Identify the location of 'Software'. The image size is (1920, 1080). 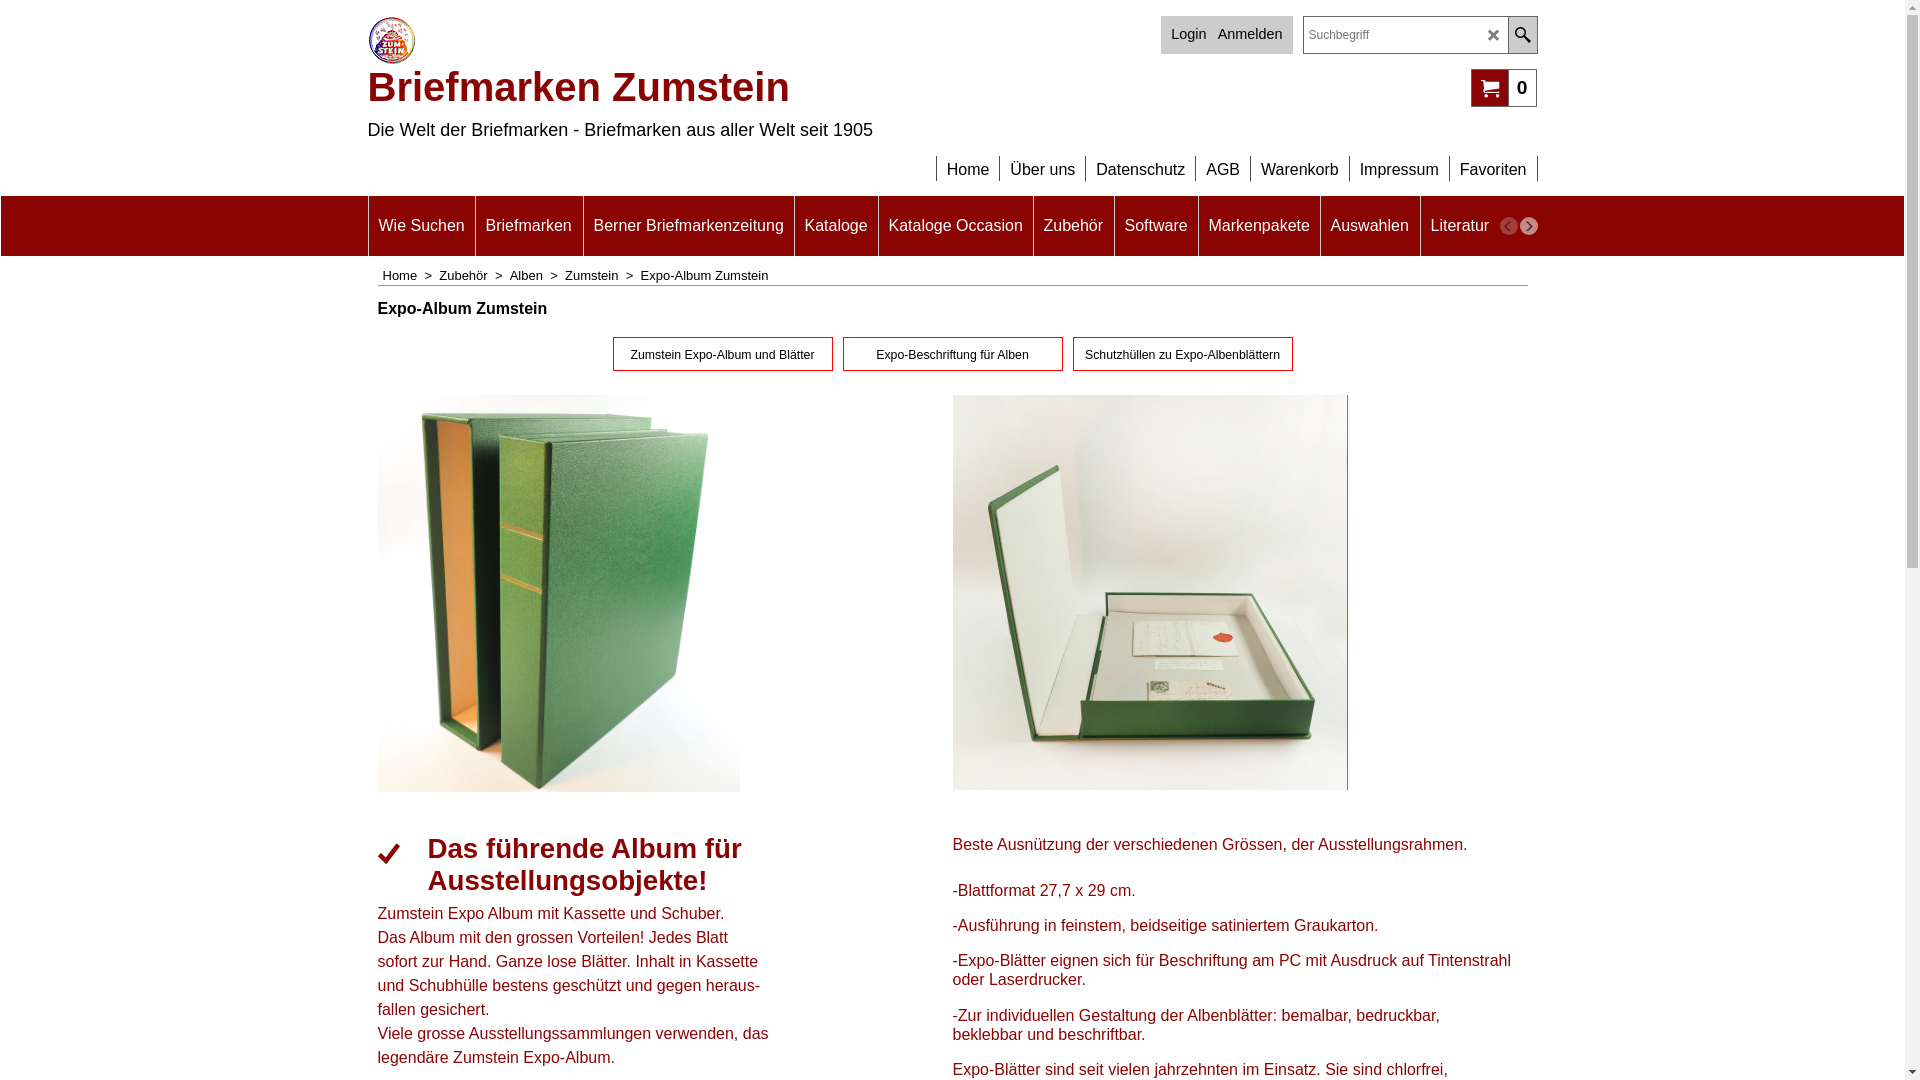
(1155, 225).